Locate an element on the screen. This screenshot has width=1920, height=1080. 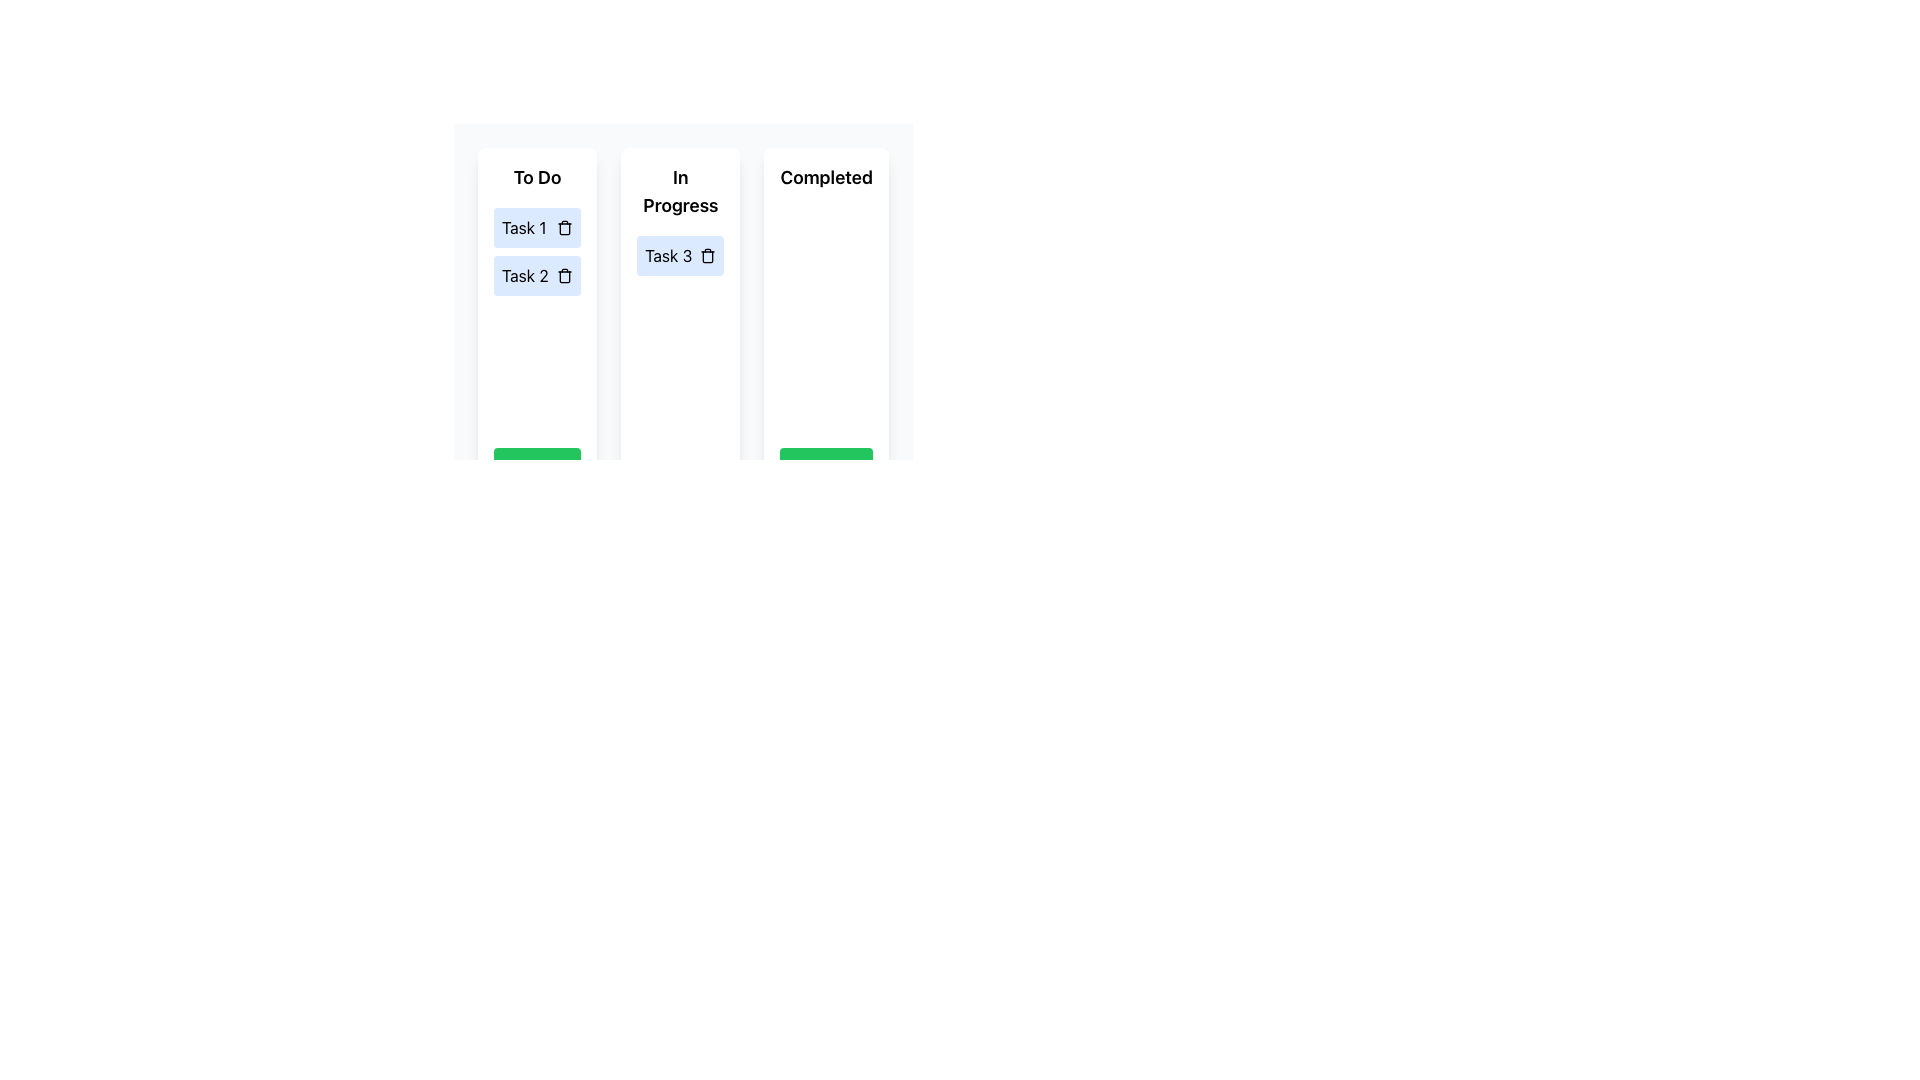
text label indicating the status 'In Progress' located at the top of the card component is located at coordinates (680, 192).